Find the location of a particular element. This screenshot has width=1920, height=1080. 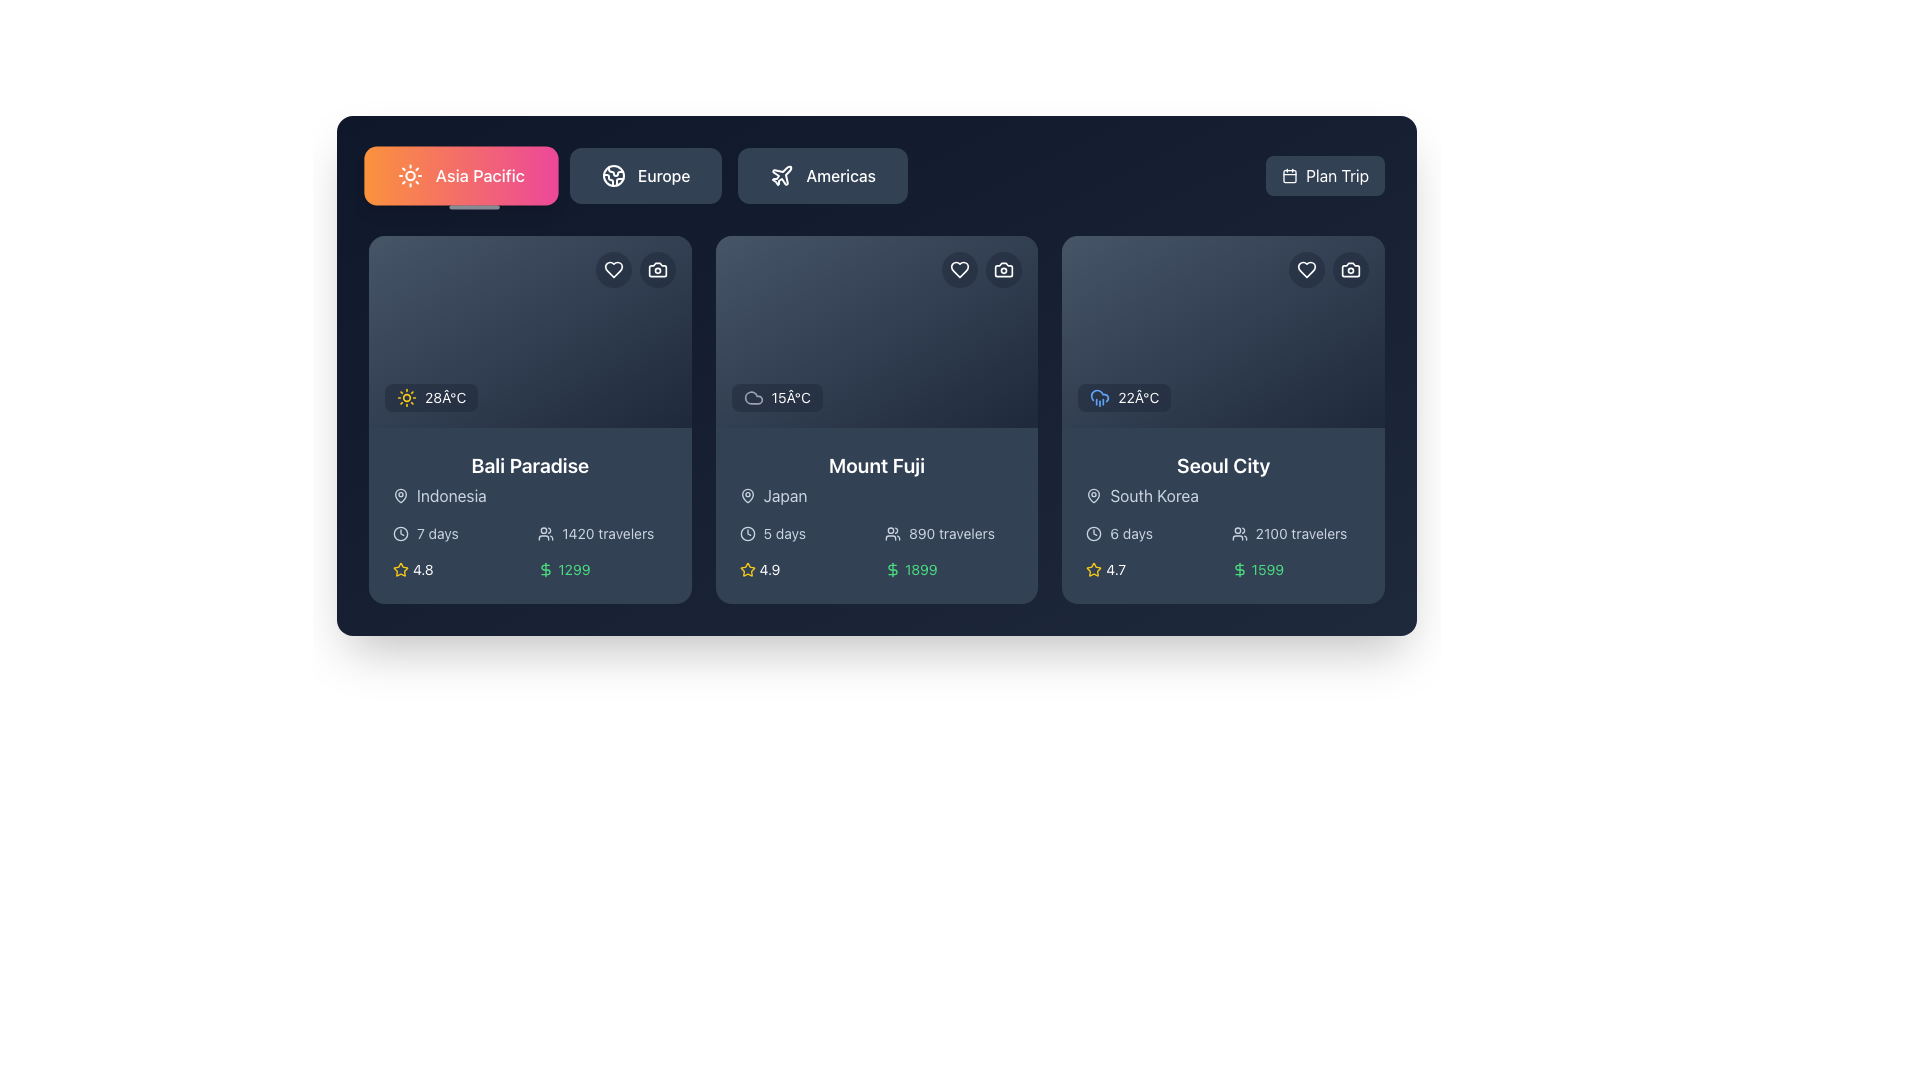

the cloud-shaped icon located in the top-right corner of the Mount Fuji information card, which serves as a visual indicator for weather-related content is located at coordinates (752, 397).